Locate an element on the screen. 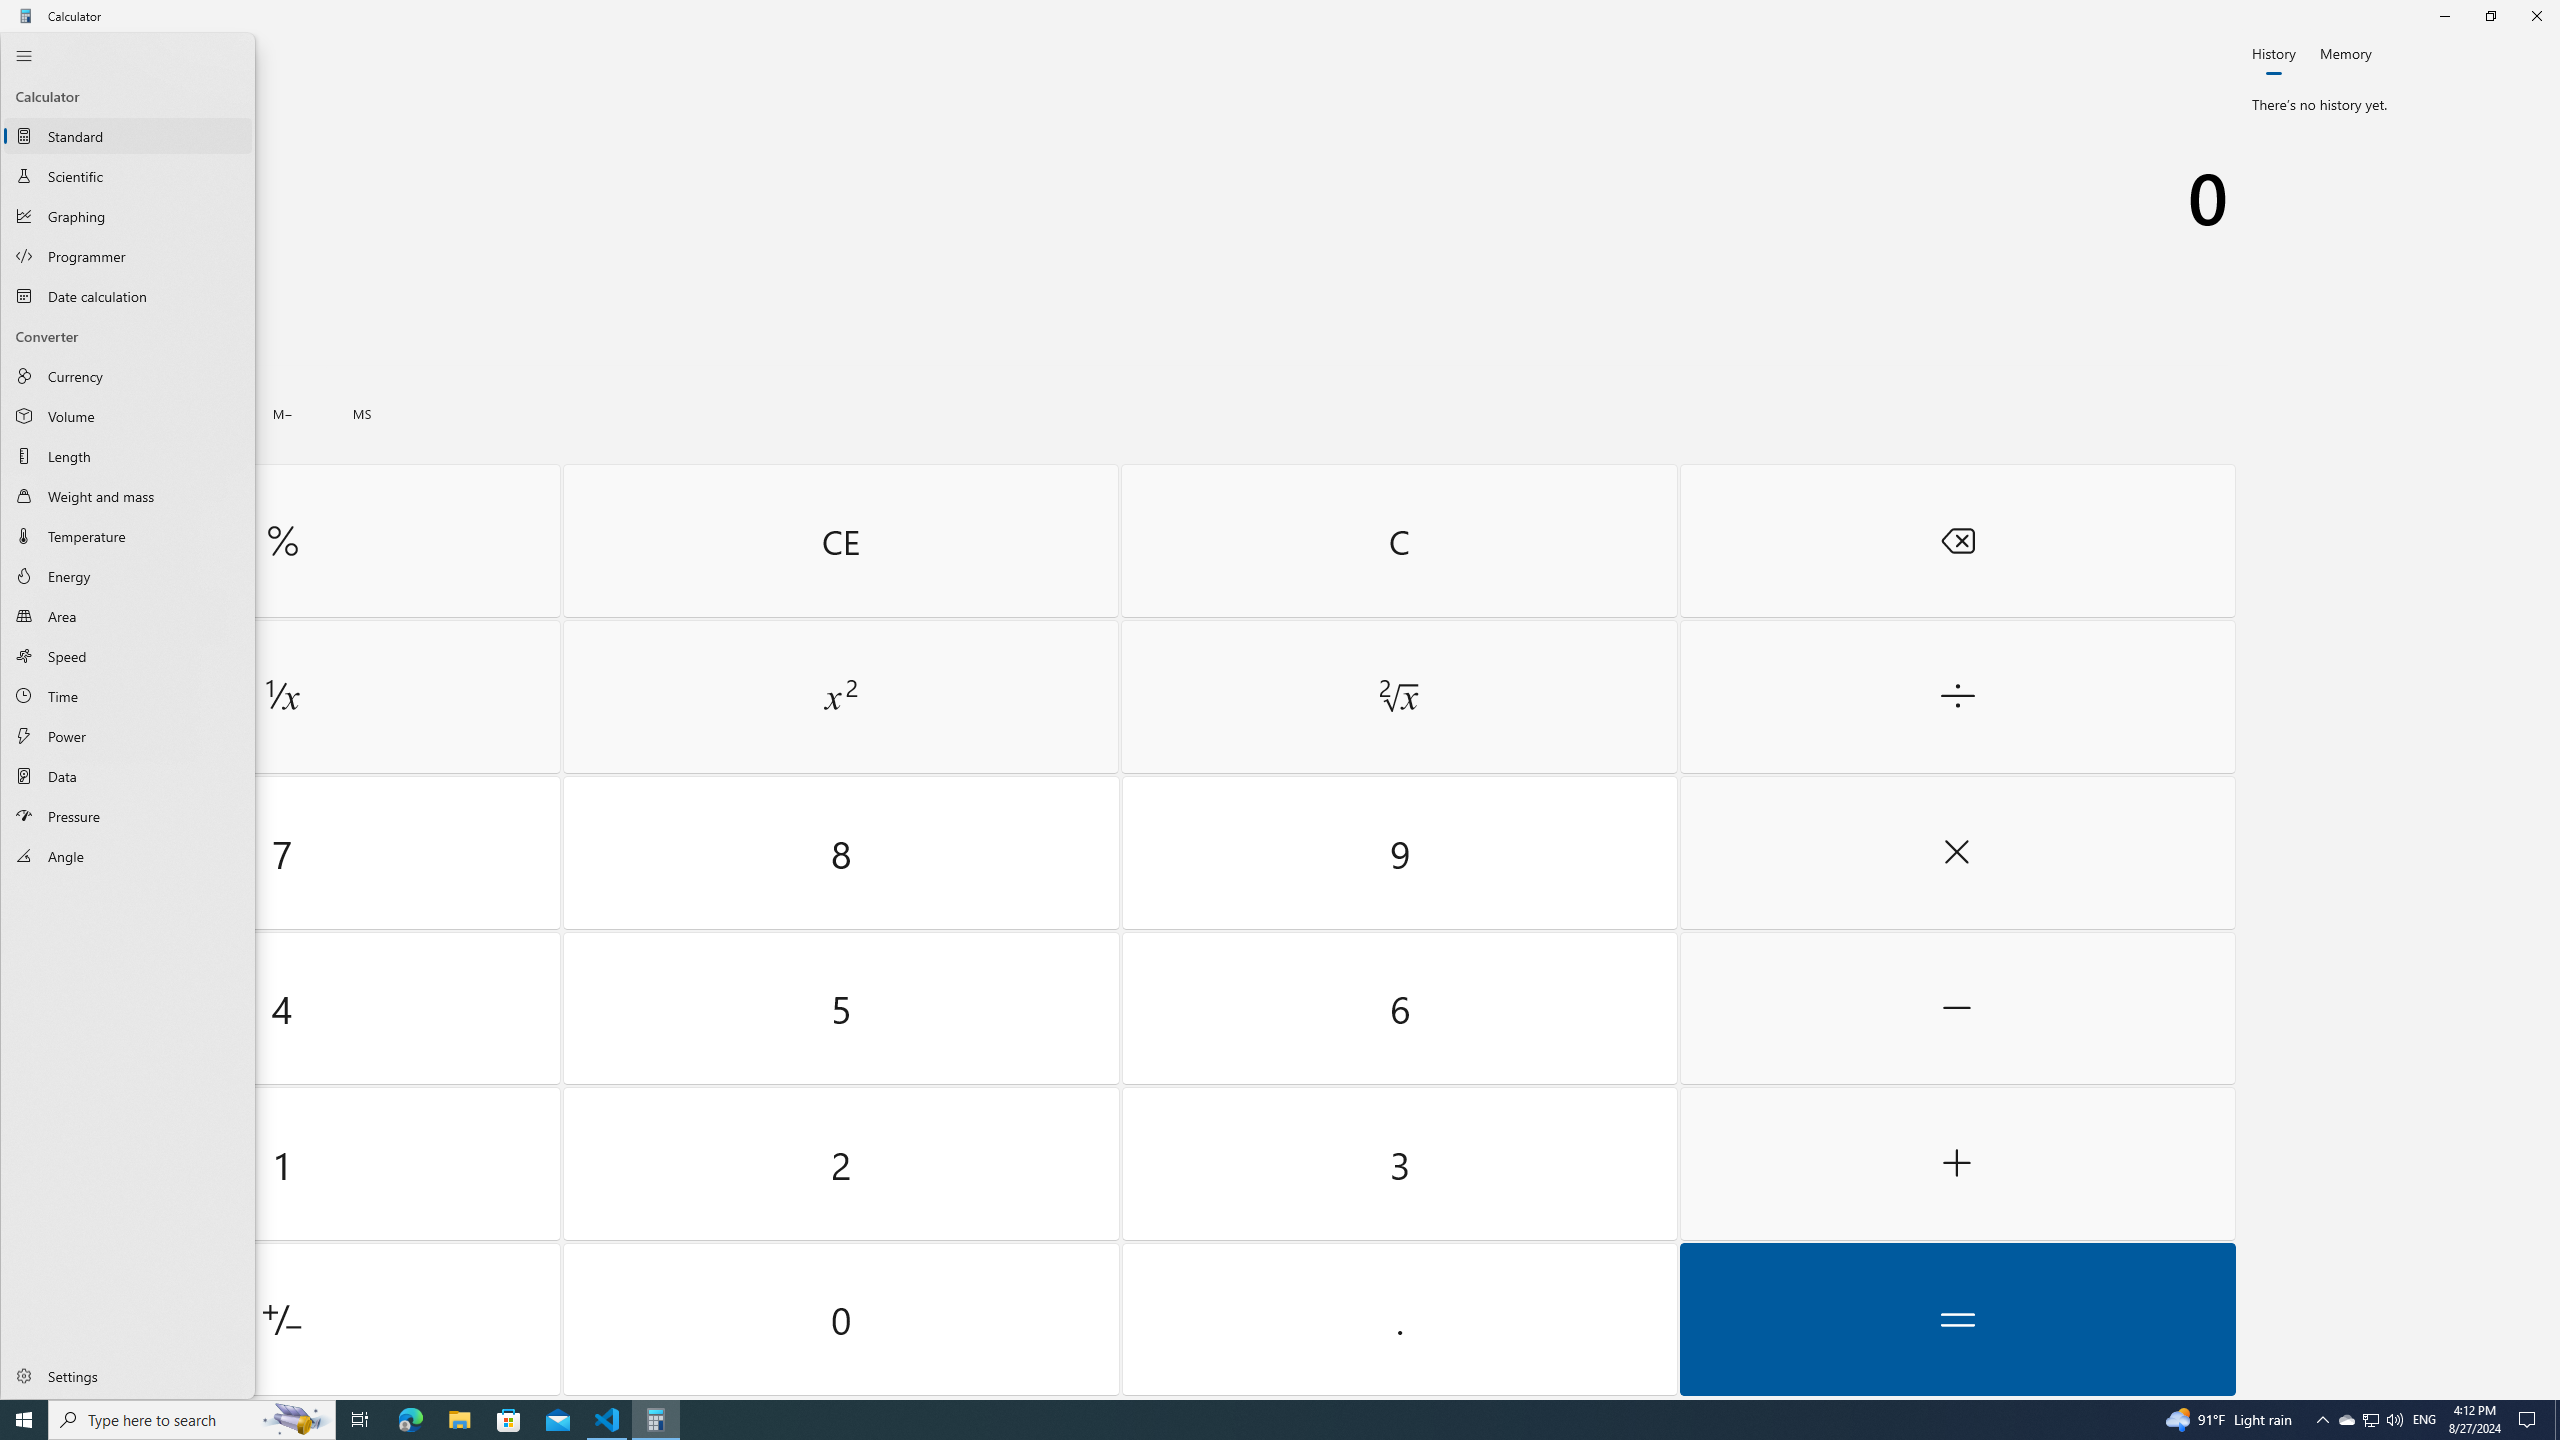  'Close Calculator' is located at coordinates (2535, 15).